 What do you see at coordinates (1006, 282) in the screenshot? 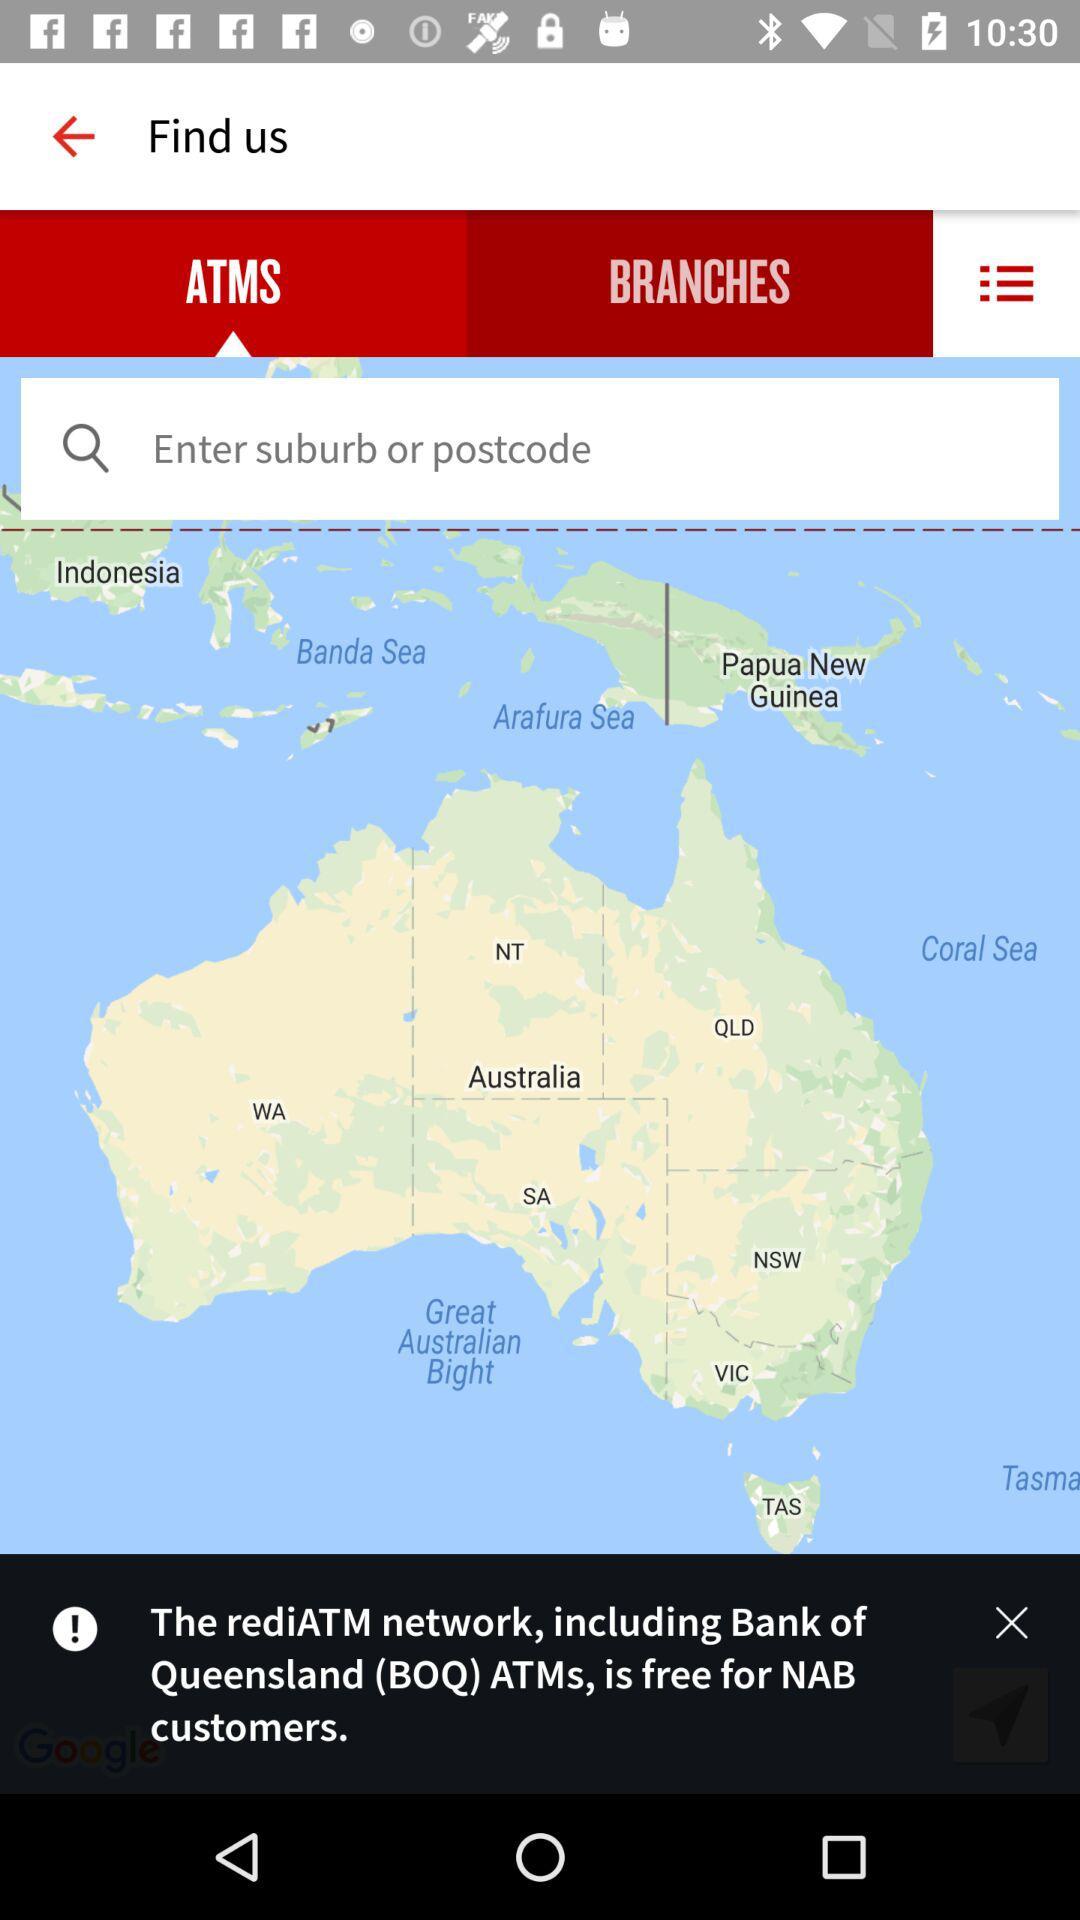
I see `the list icon` at bounding box center [1006, 282].